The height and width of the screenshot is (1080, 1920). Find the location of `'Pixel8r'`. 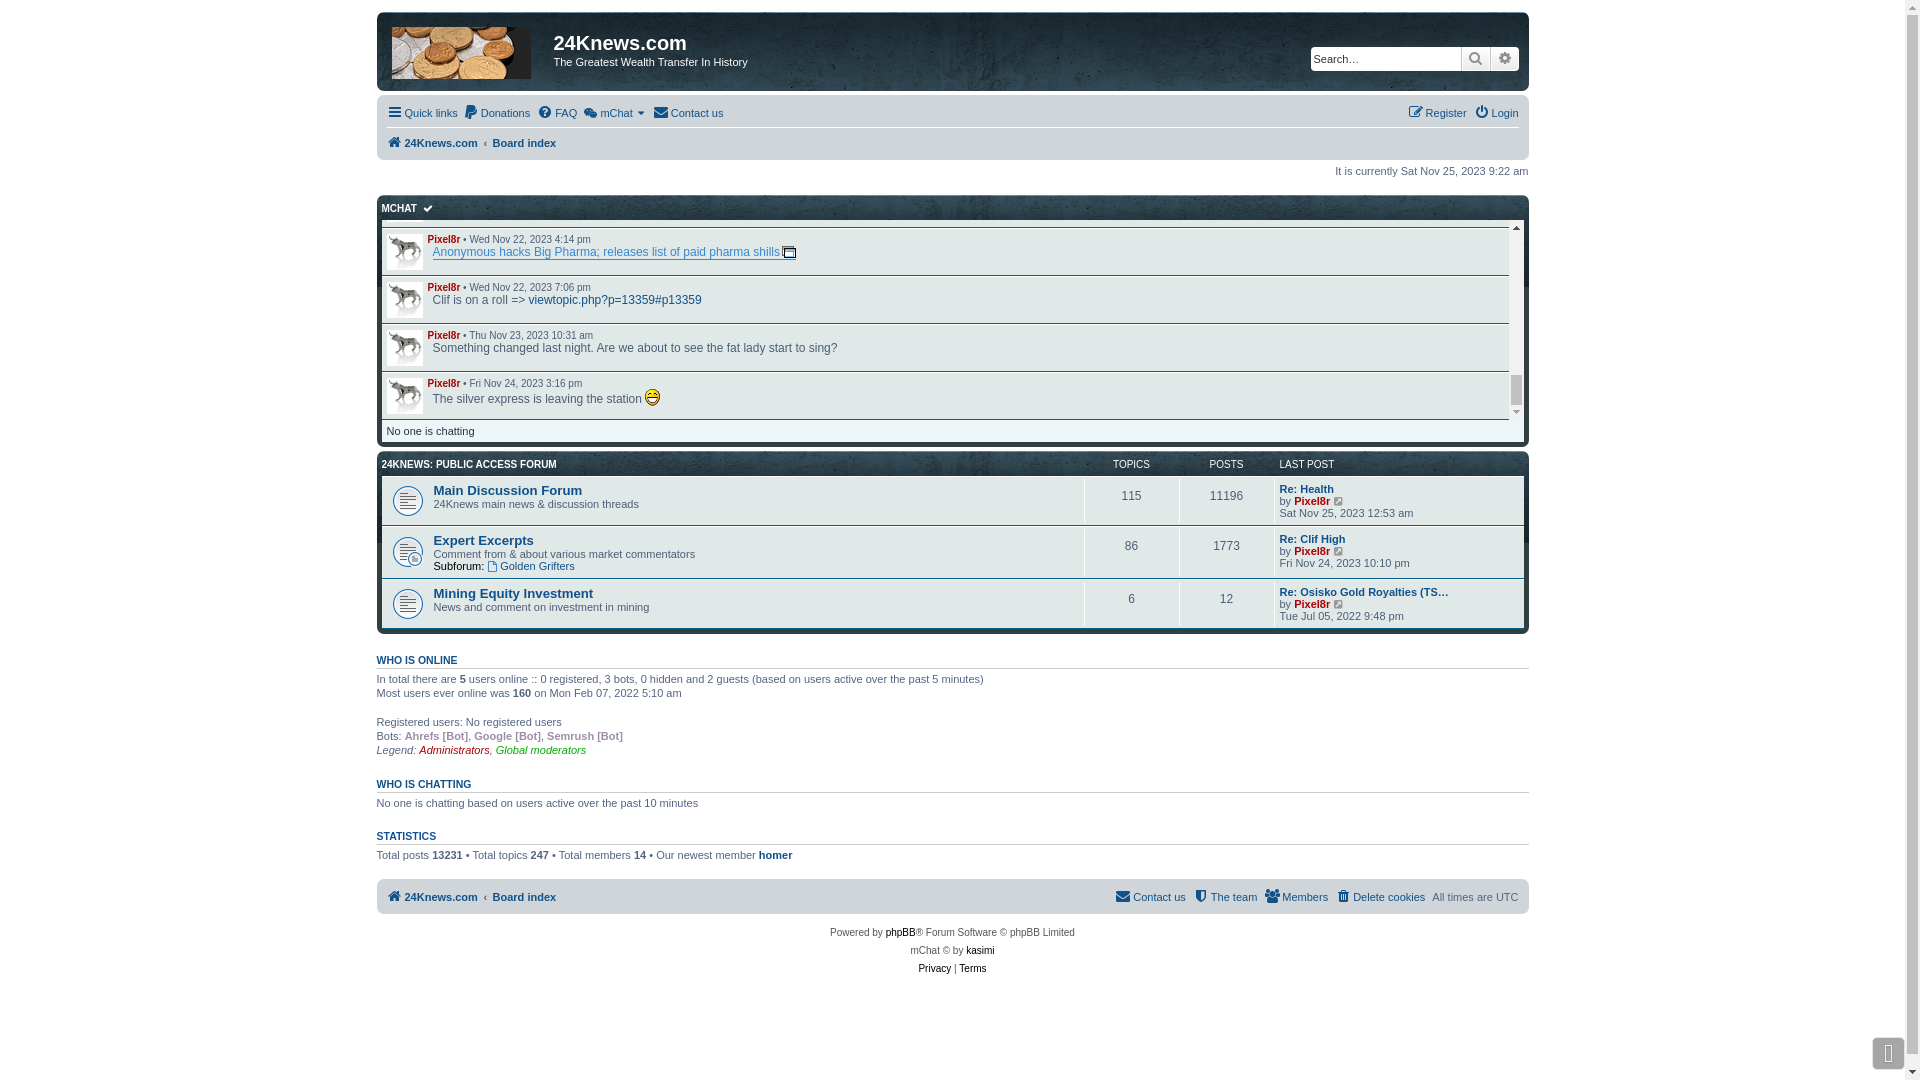

'Pixel8r' is located at coordinates (443, 287).